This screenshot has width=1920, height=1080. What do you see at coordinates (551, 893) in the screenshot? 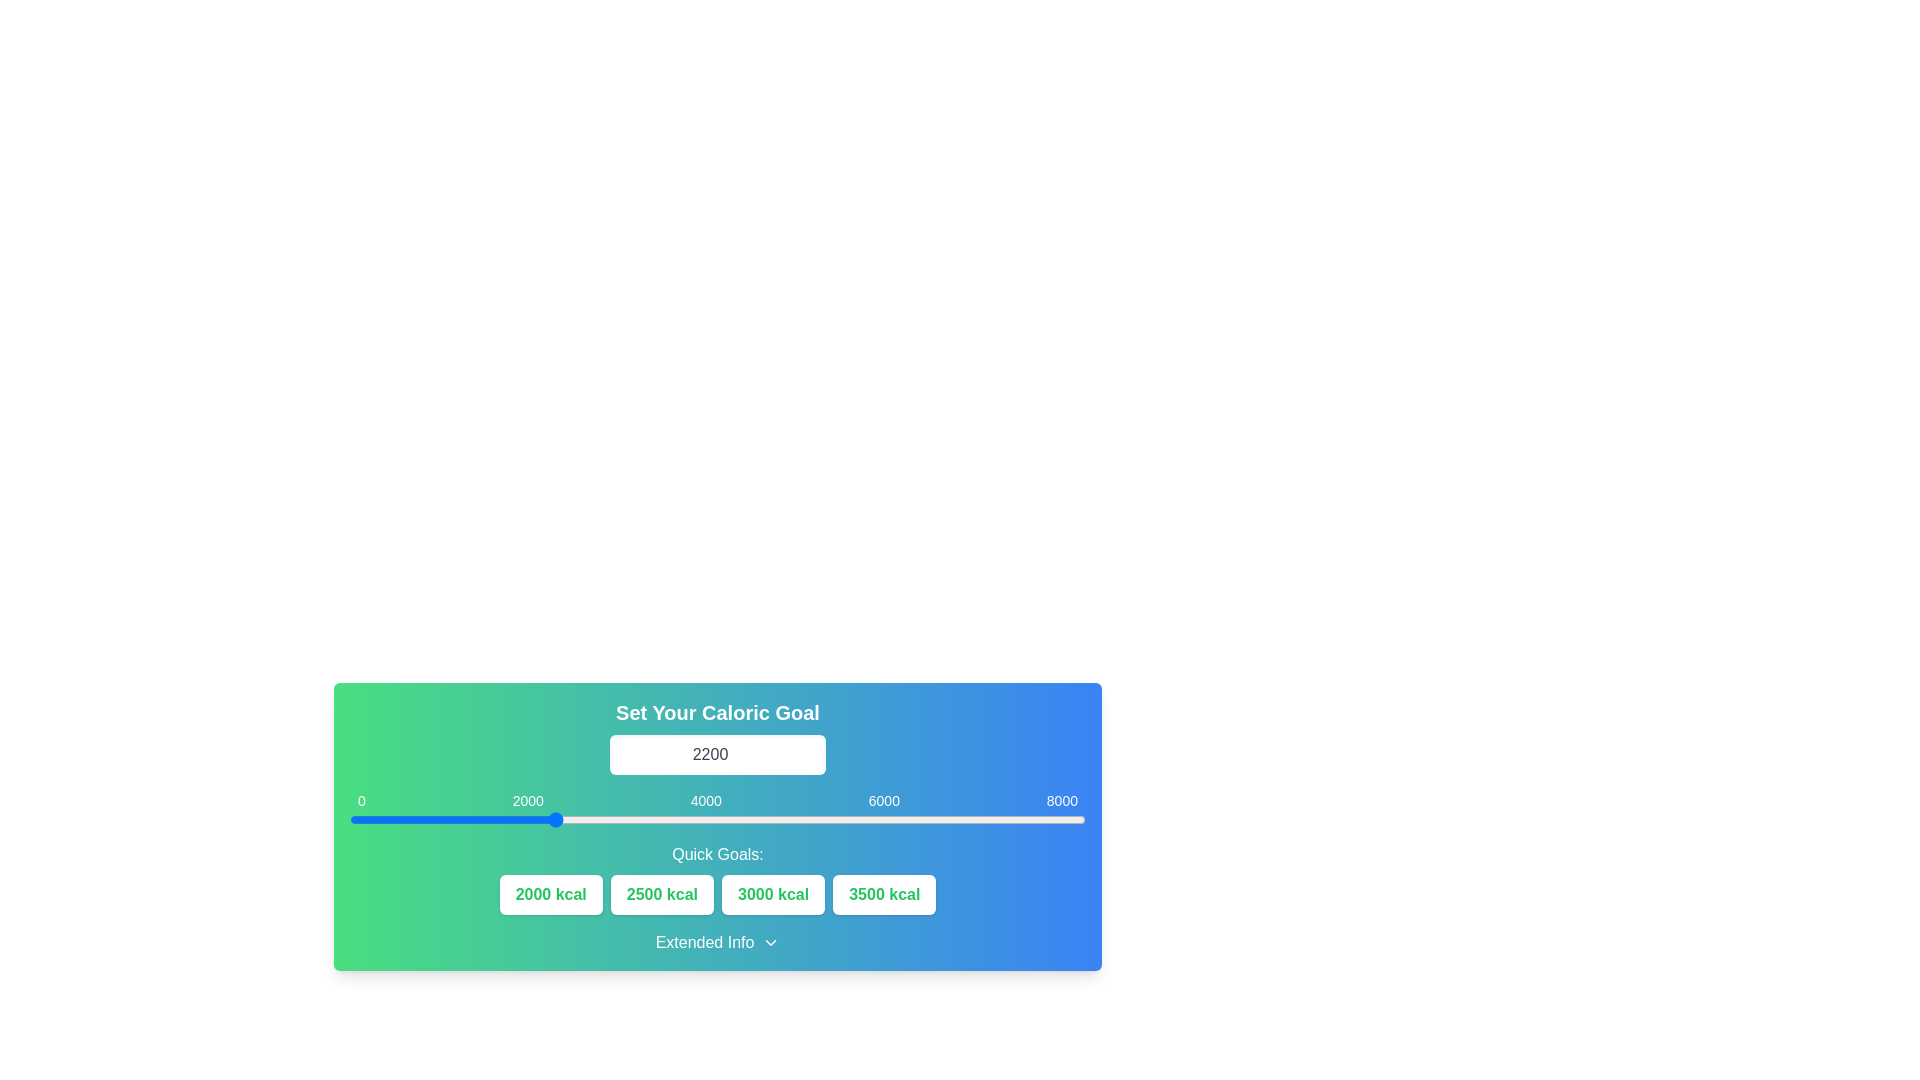
I see `the '2000 kcal' button located under the 'Quick Goals:' label` at bounding box center [551, 893].